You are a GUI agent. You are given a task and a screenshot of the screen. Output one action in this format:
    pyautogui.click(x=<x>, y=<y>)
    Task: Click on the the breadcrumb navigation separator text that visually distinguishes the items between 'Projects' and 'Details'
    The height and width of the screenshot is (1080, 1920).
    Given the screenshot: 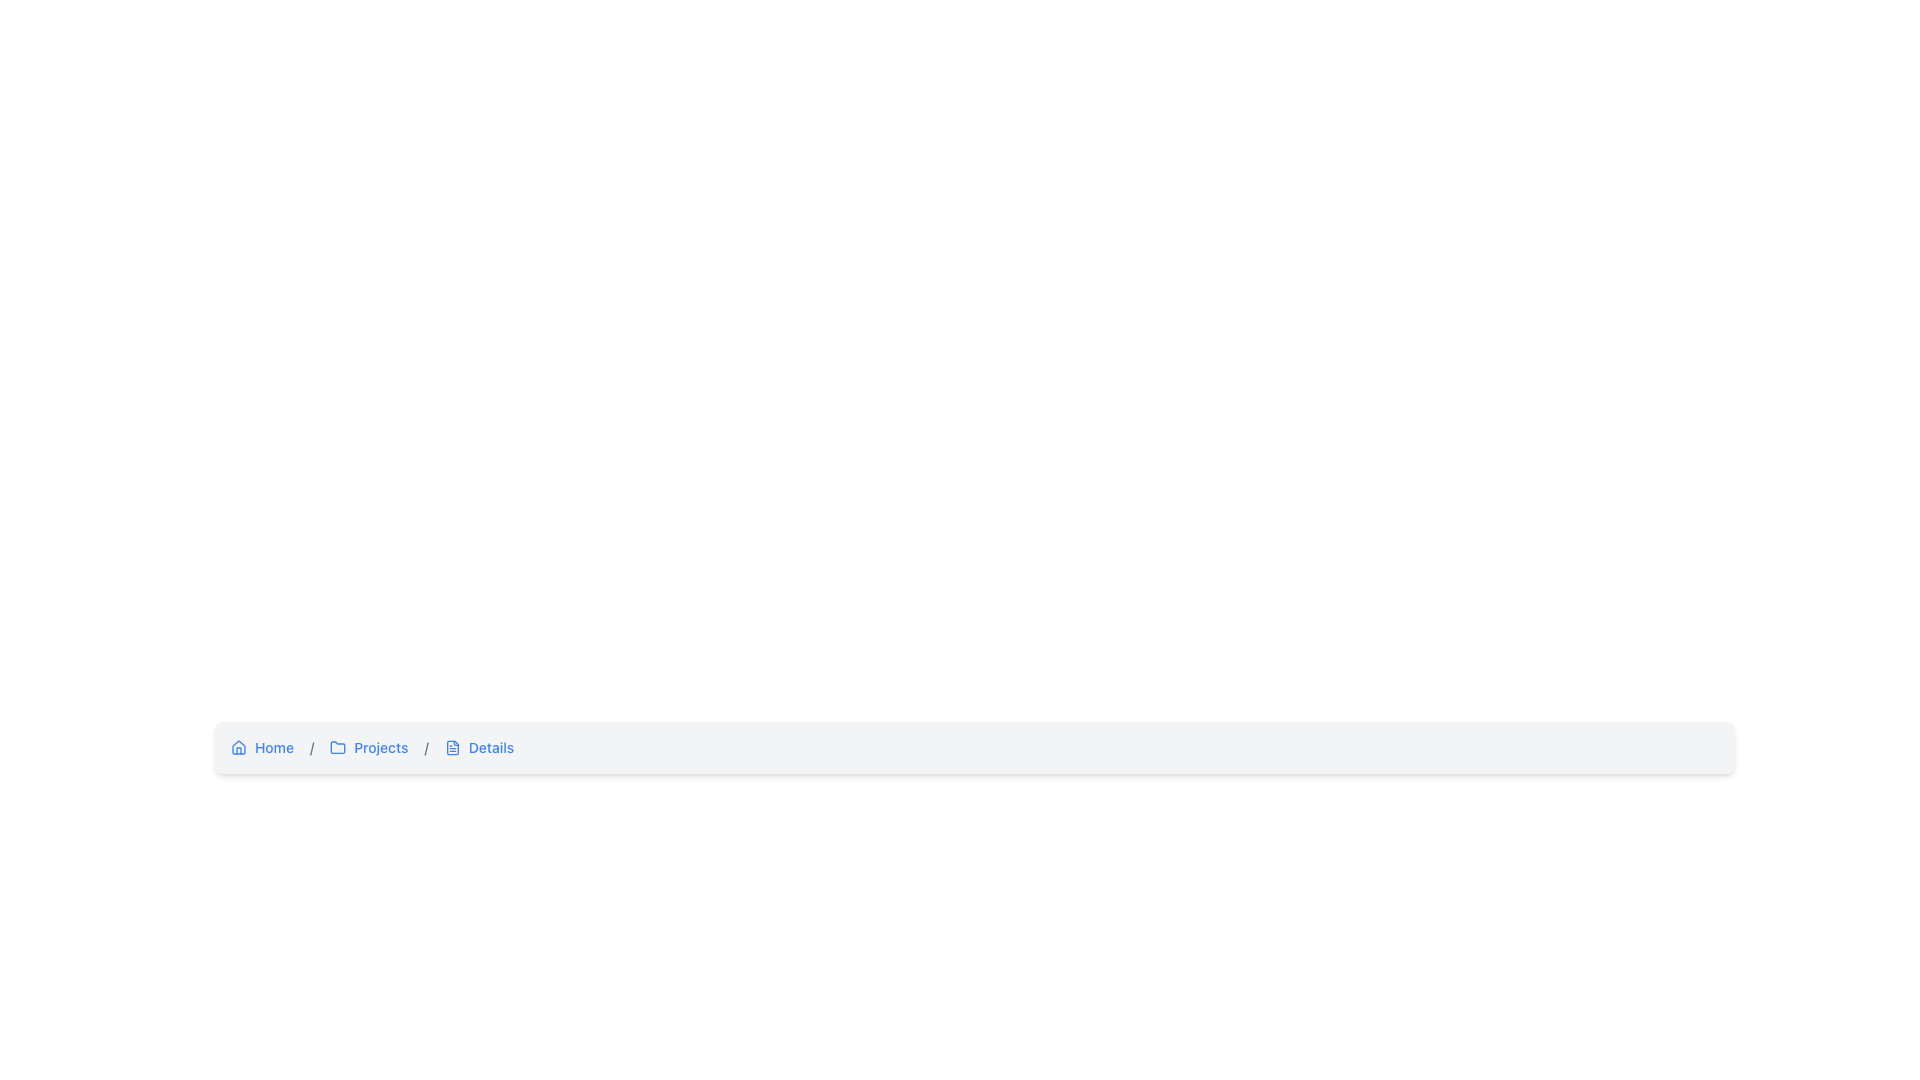 What is the action you would take?
    pyautogui.click(x=311, y=747)
    